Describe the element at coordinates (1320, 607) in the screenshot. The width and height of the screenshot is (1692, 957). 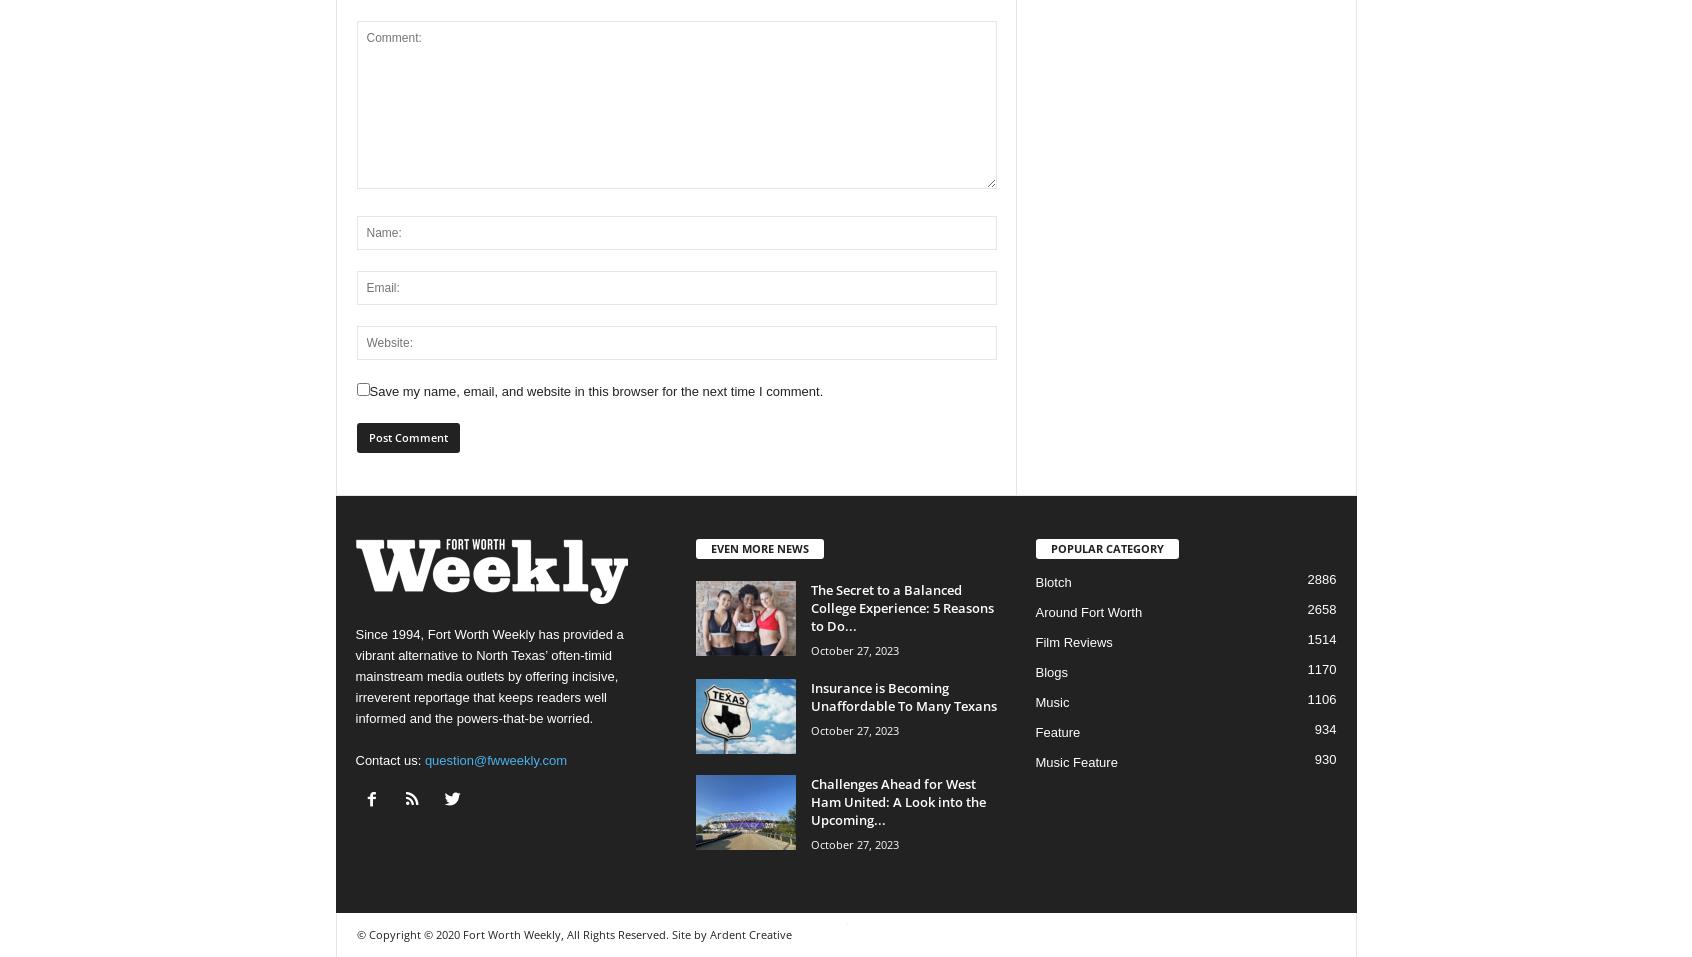
I see `'2658'` at that location.